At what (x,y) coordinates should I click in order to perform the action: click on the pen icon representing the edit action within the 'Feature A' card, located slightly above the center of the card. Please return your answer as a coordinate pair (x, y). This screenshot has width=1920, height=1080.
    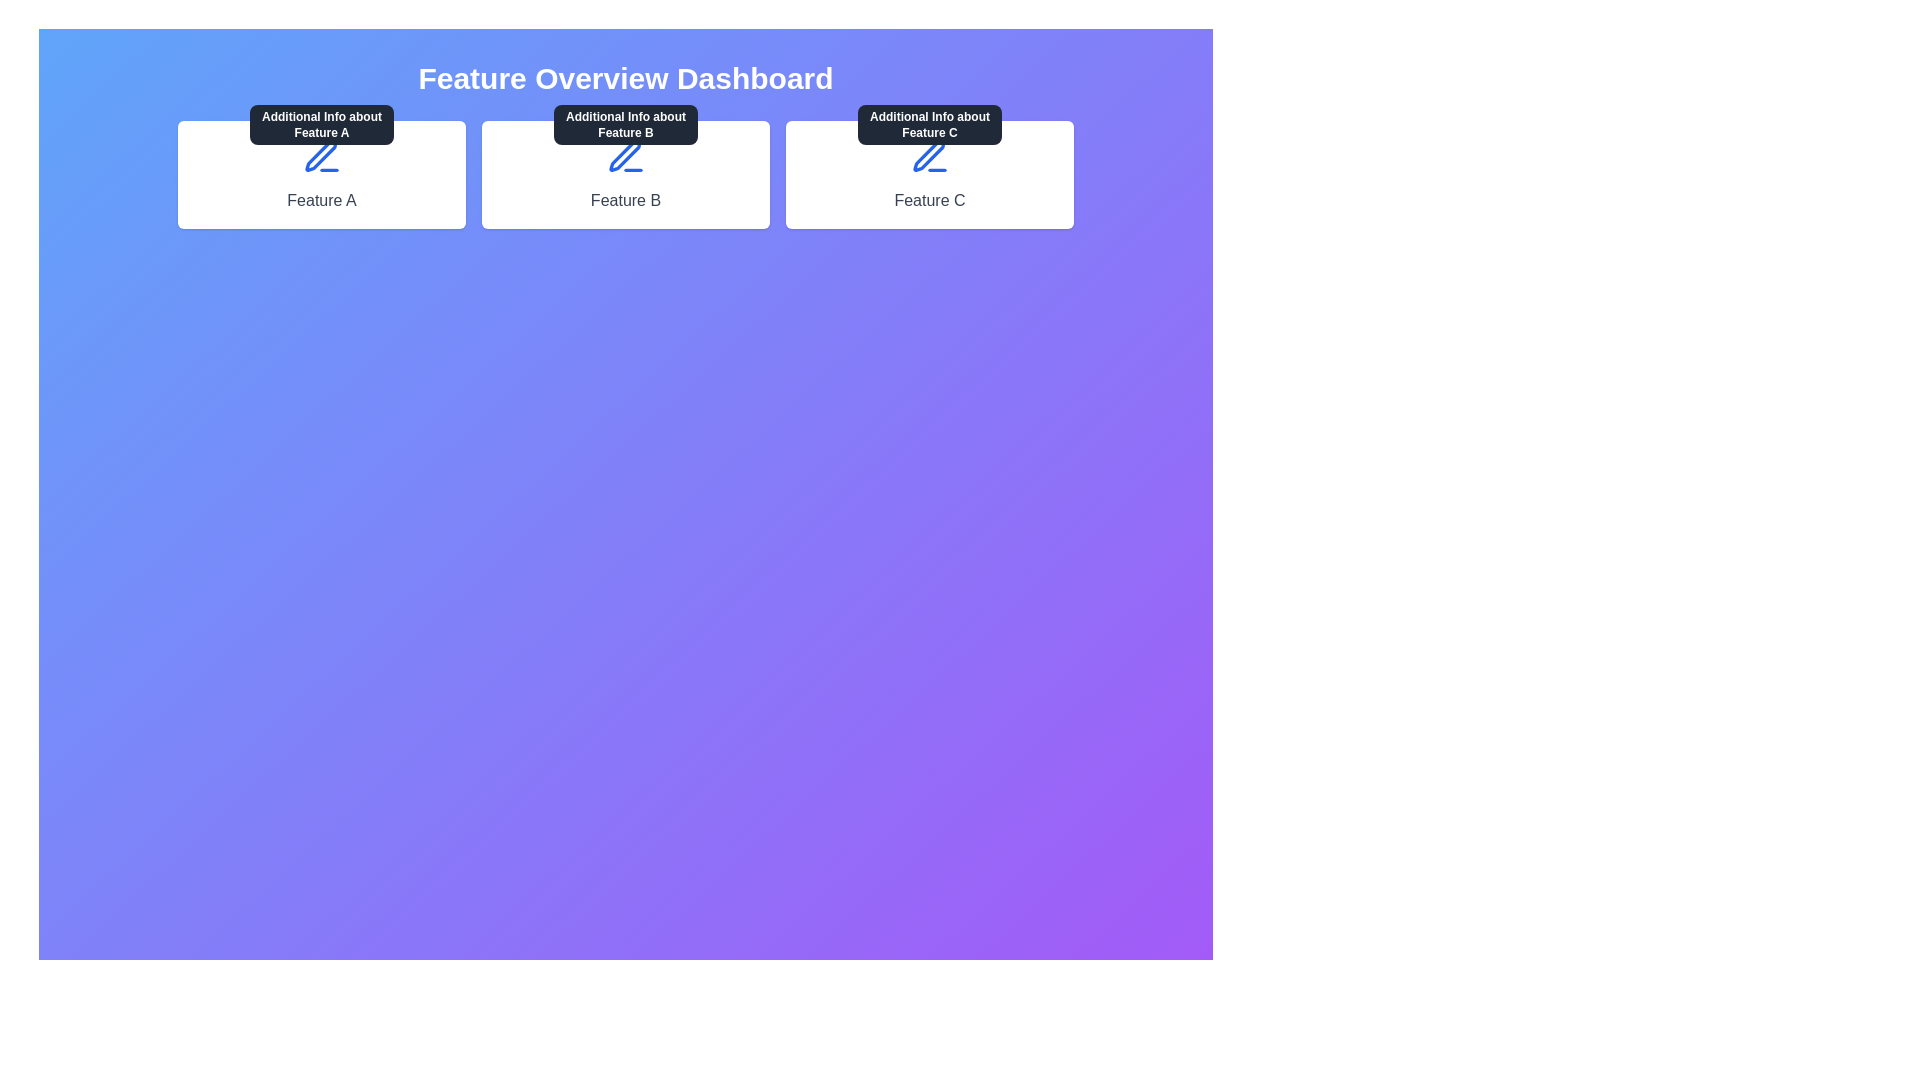
    Looking at the image, I should click on (321, 155).